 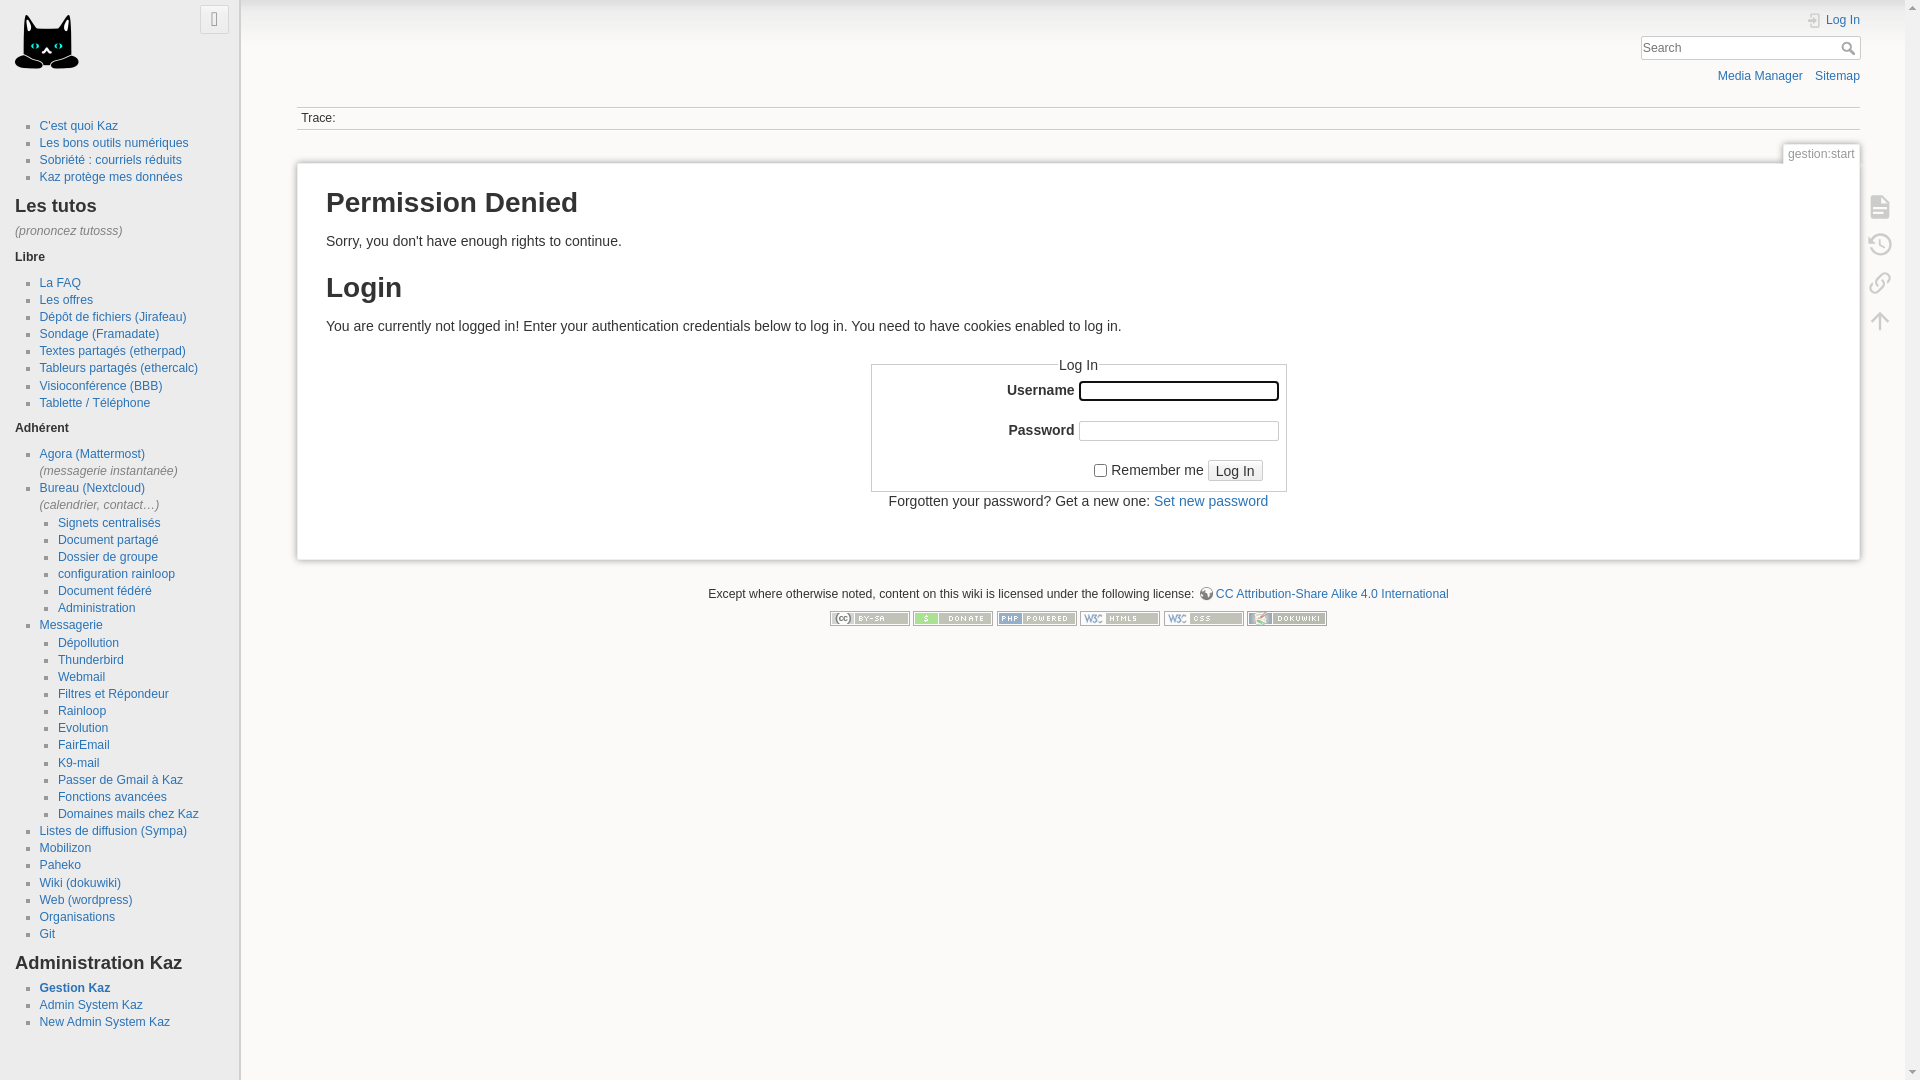 I want to click on 'La FAQ', so click(x=61, y=282).